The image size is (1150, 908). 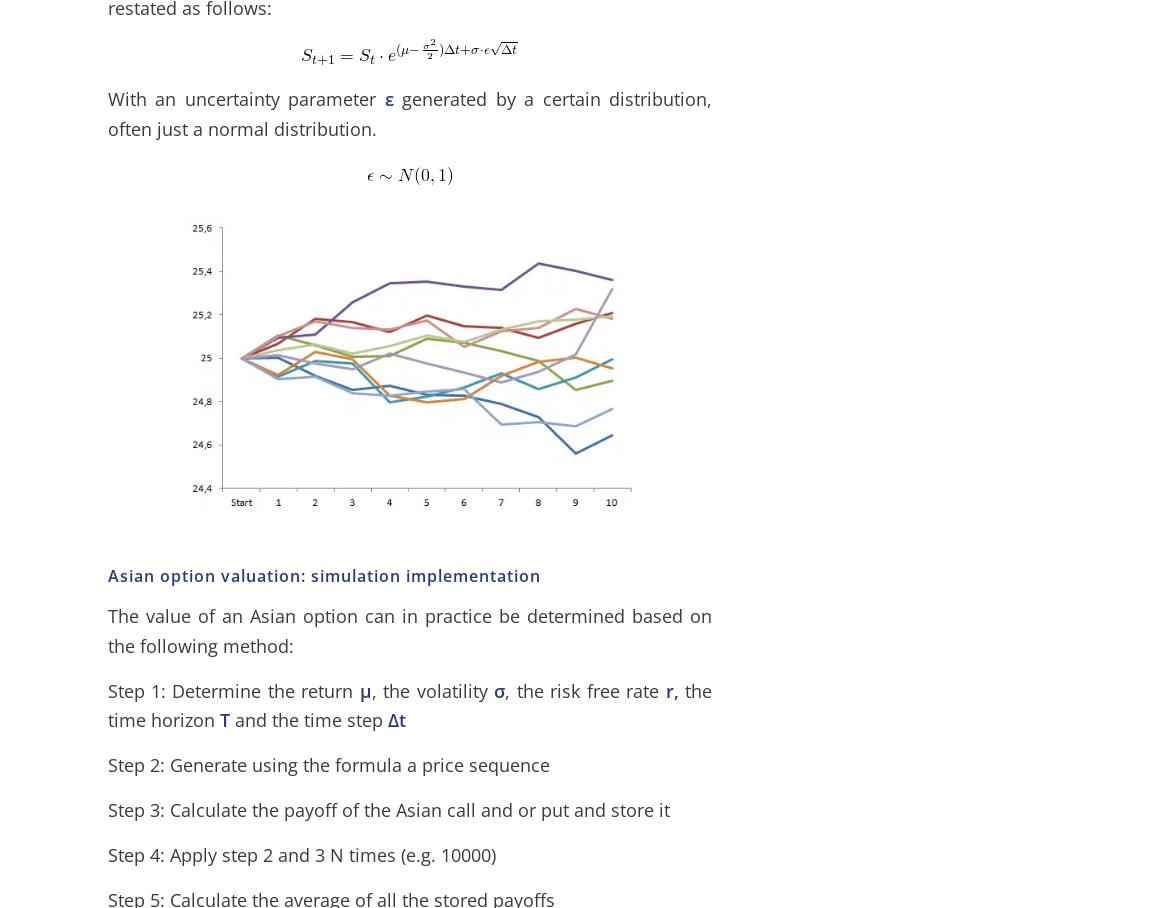 What do you see at coordinates (409, 112) in the screenshot?
I see `'generated by a certain distribution, often just a normal distribution.'` at bounding box center [409, 112].